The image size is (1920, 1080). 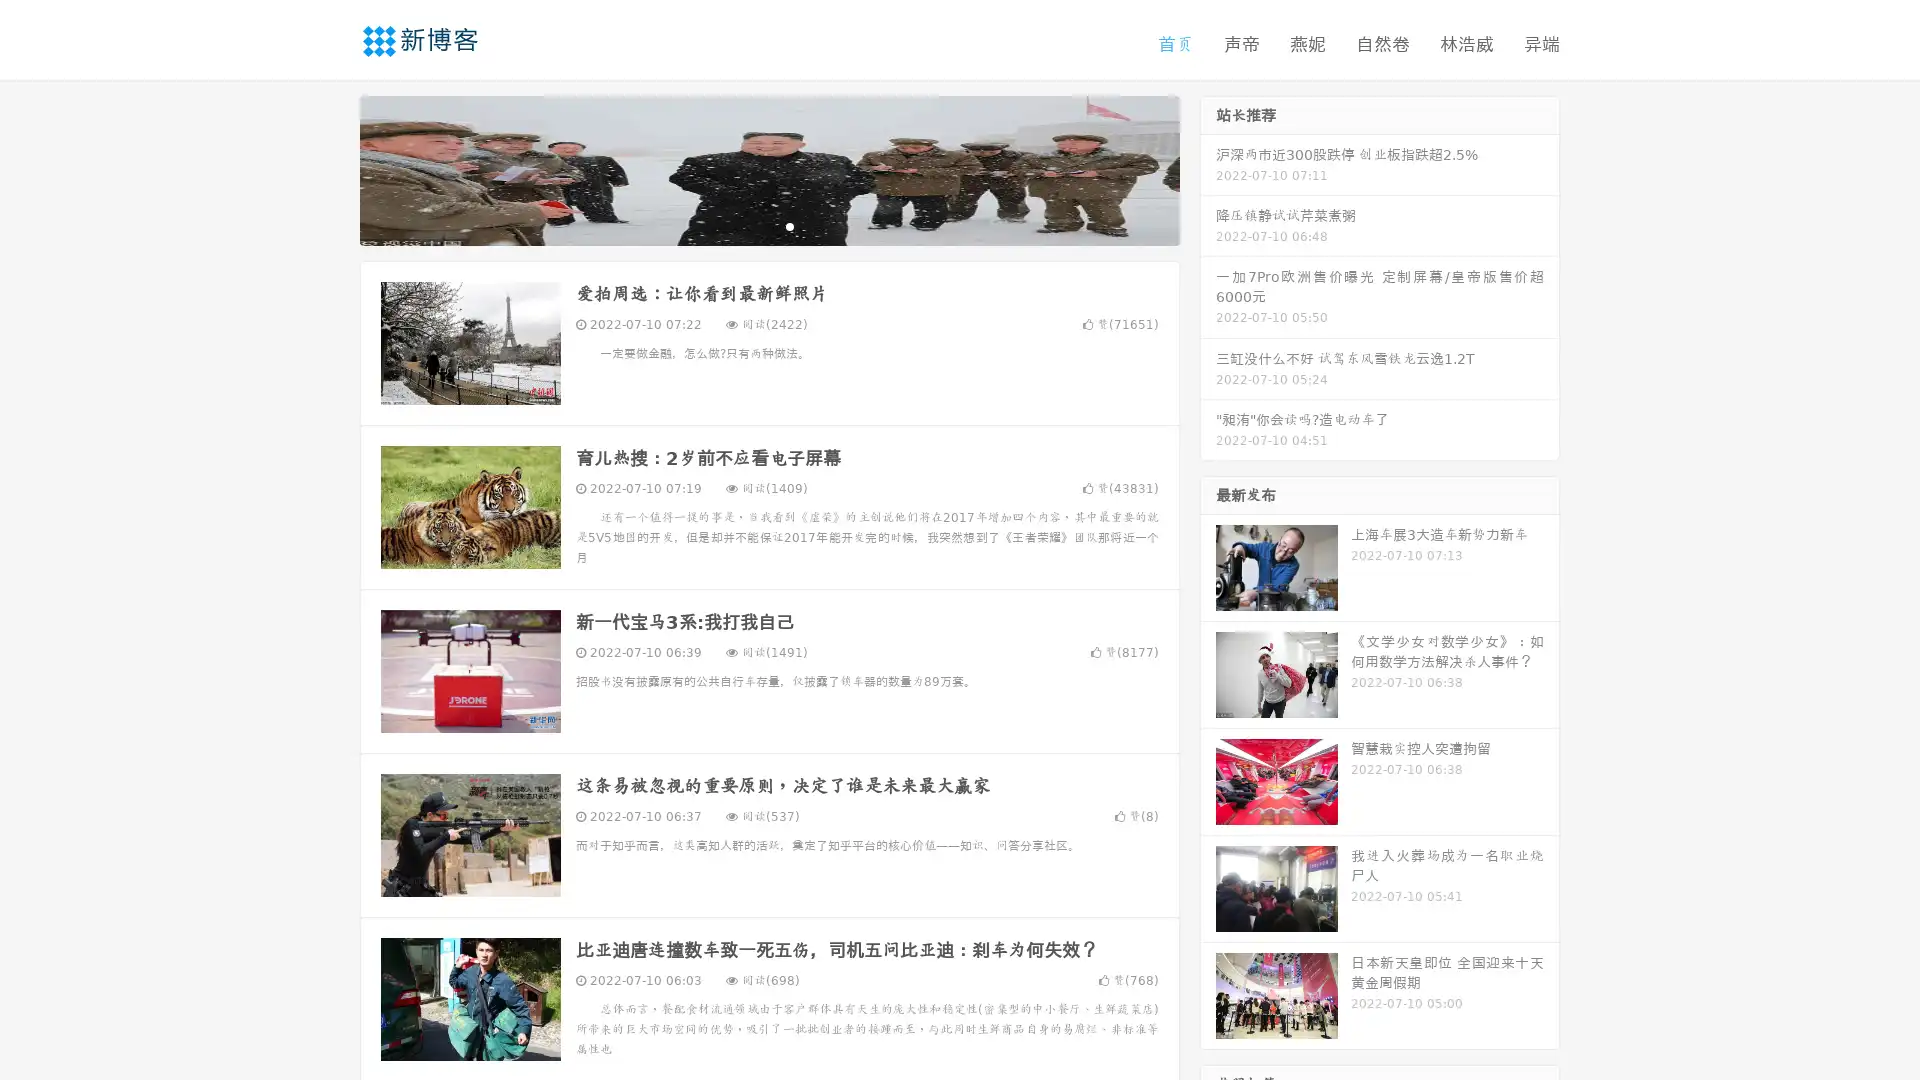 What do you see at coordinates (330, 168) in the screenshot?
I see `Previous slide` at bounding box center [330, 168].